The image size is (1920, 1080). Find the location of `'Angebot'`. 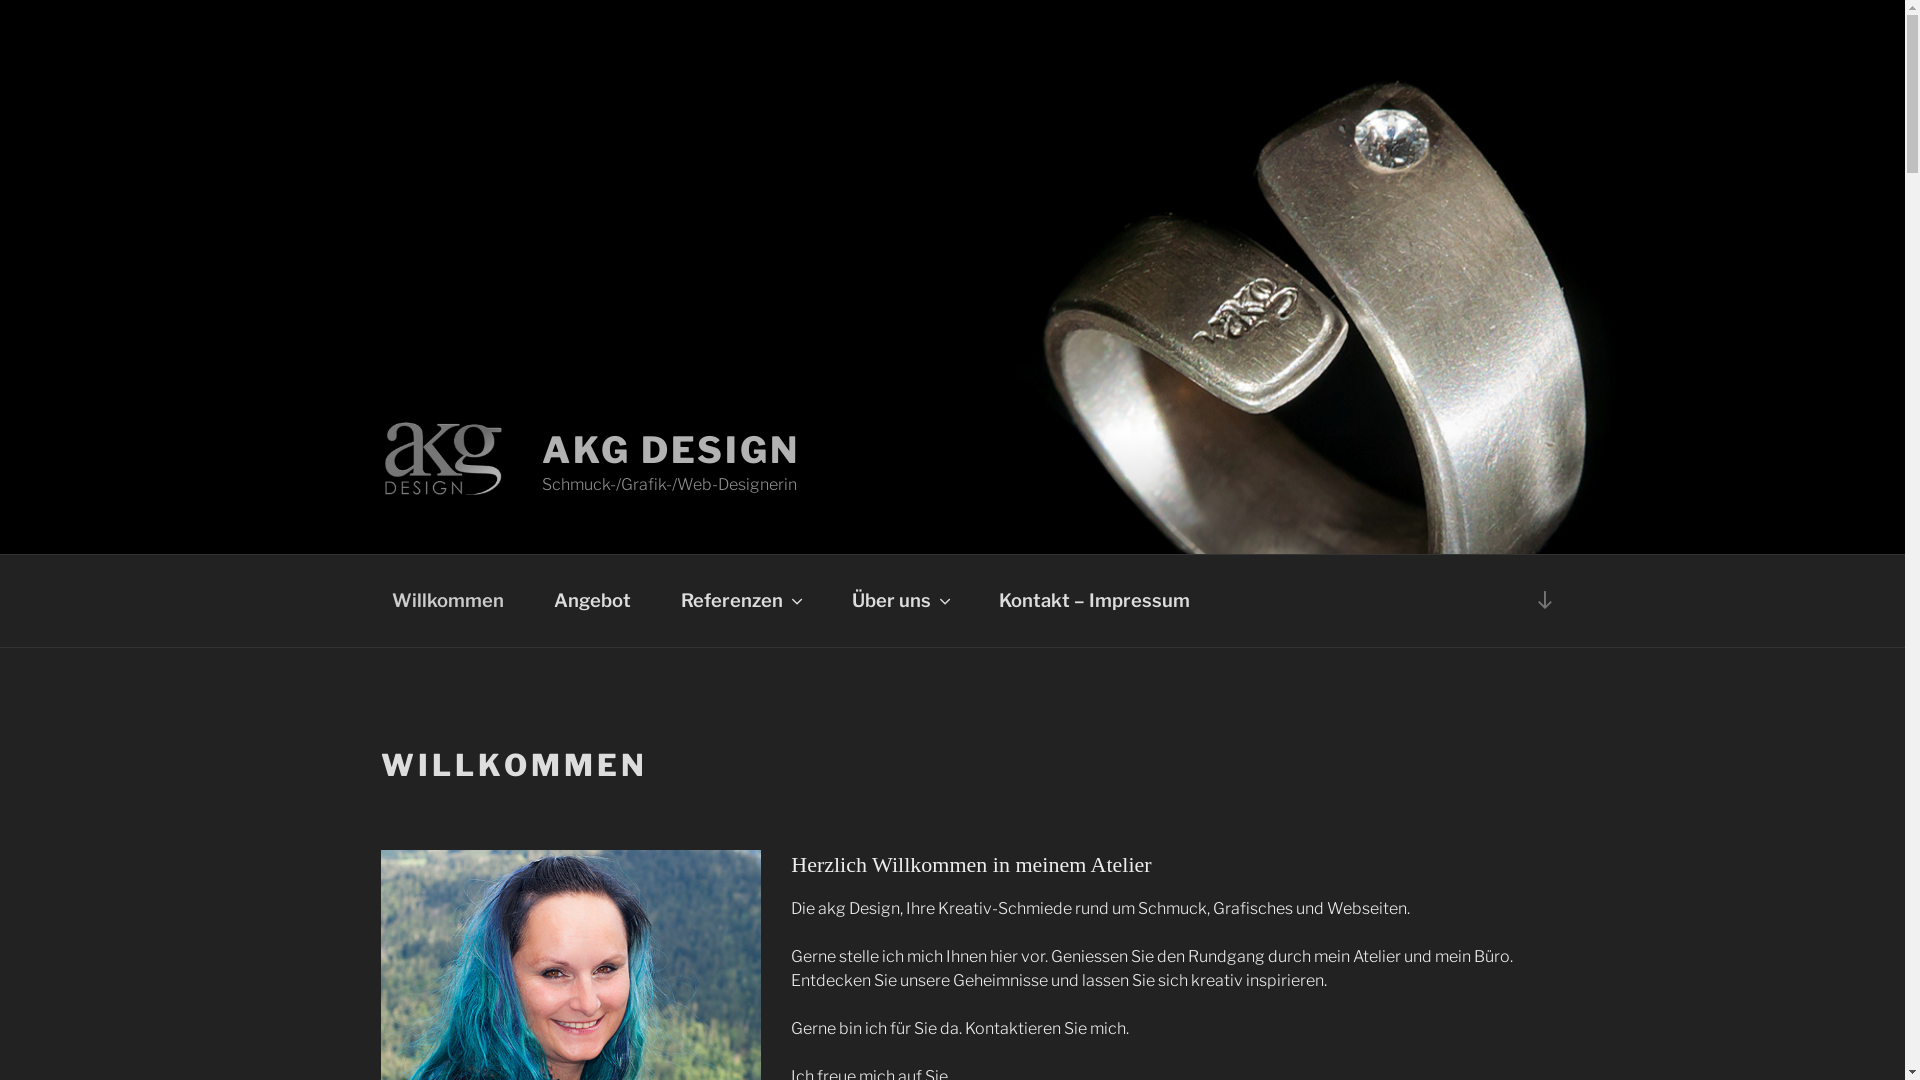

'Angebot' is located at coordinates (531, 600).